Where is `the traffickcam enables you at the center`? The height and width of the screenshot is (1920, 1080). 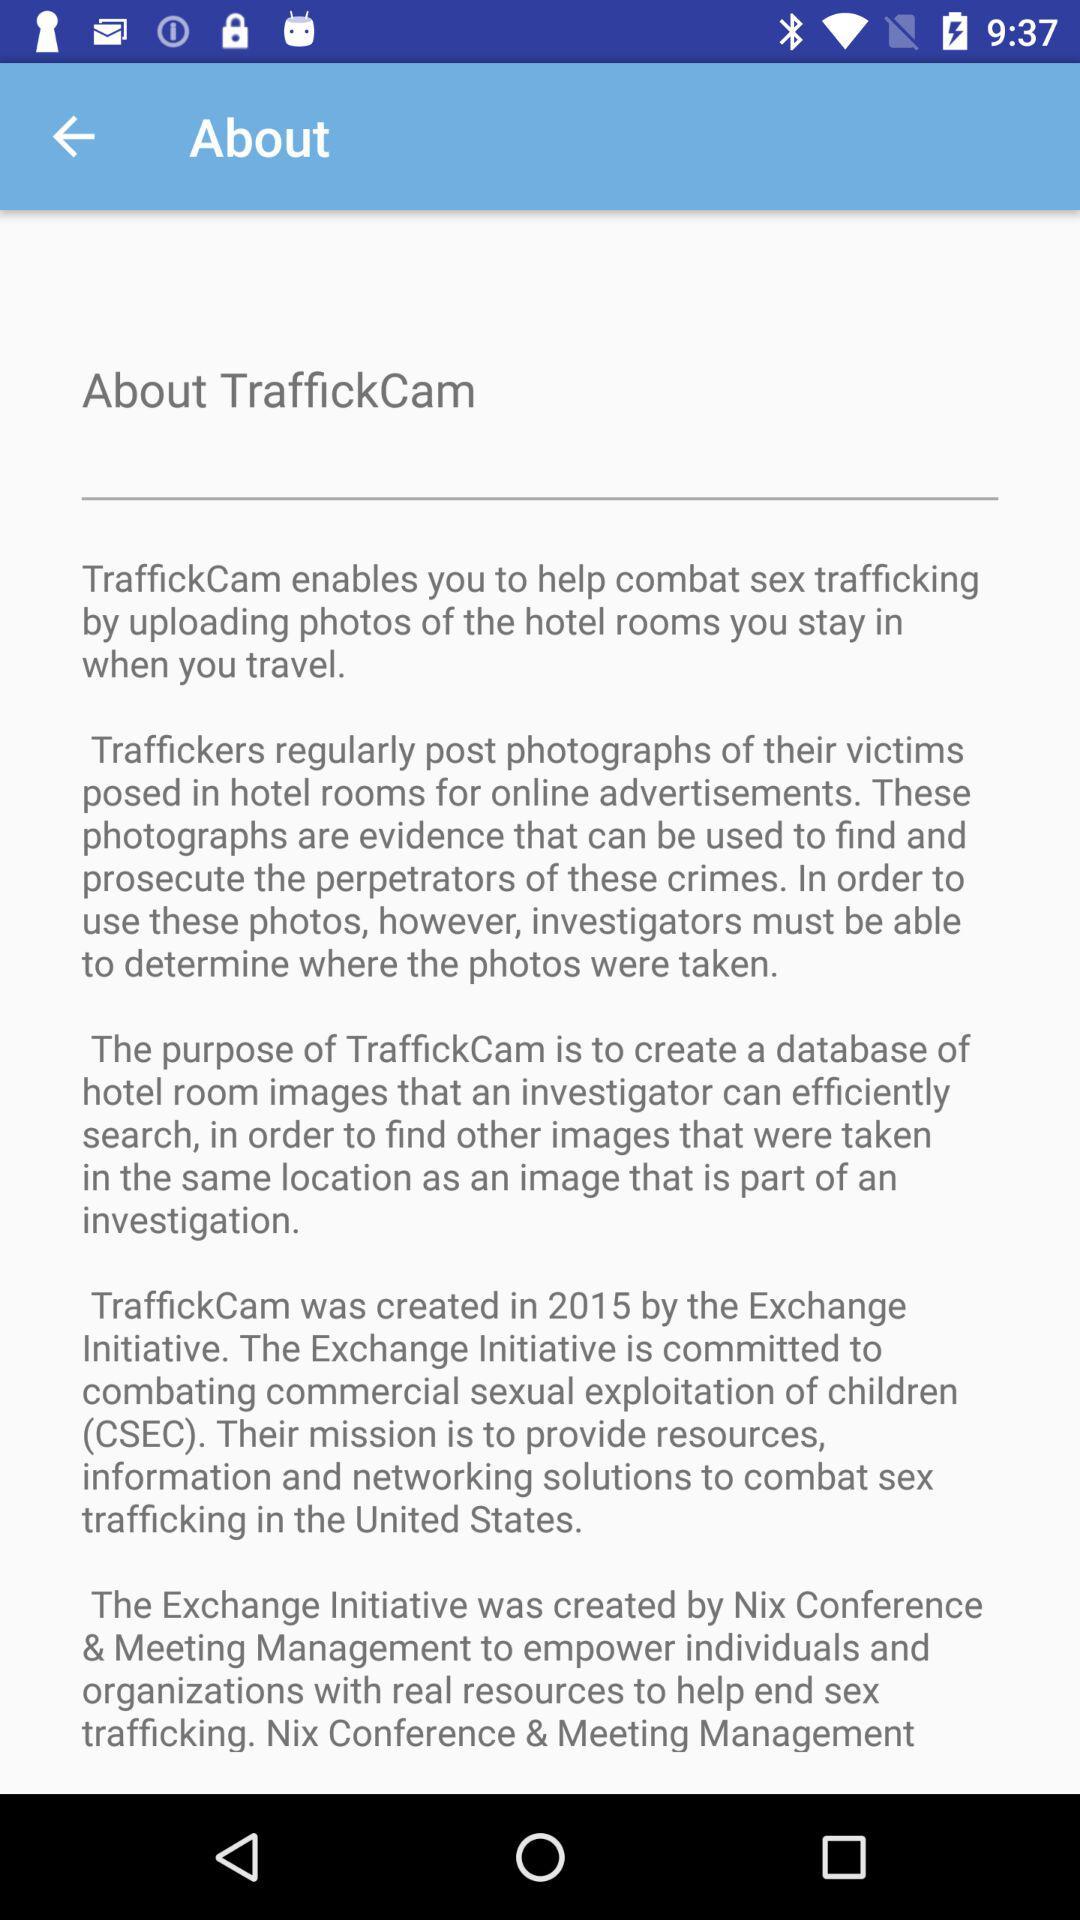 the traffickcam enables you at the center is located at coordinates (540, 1173).